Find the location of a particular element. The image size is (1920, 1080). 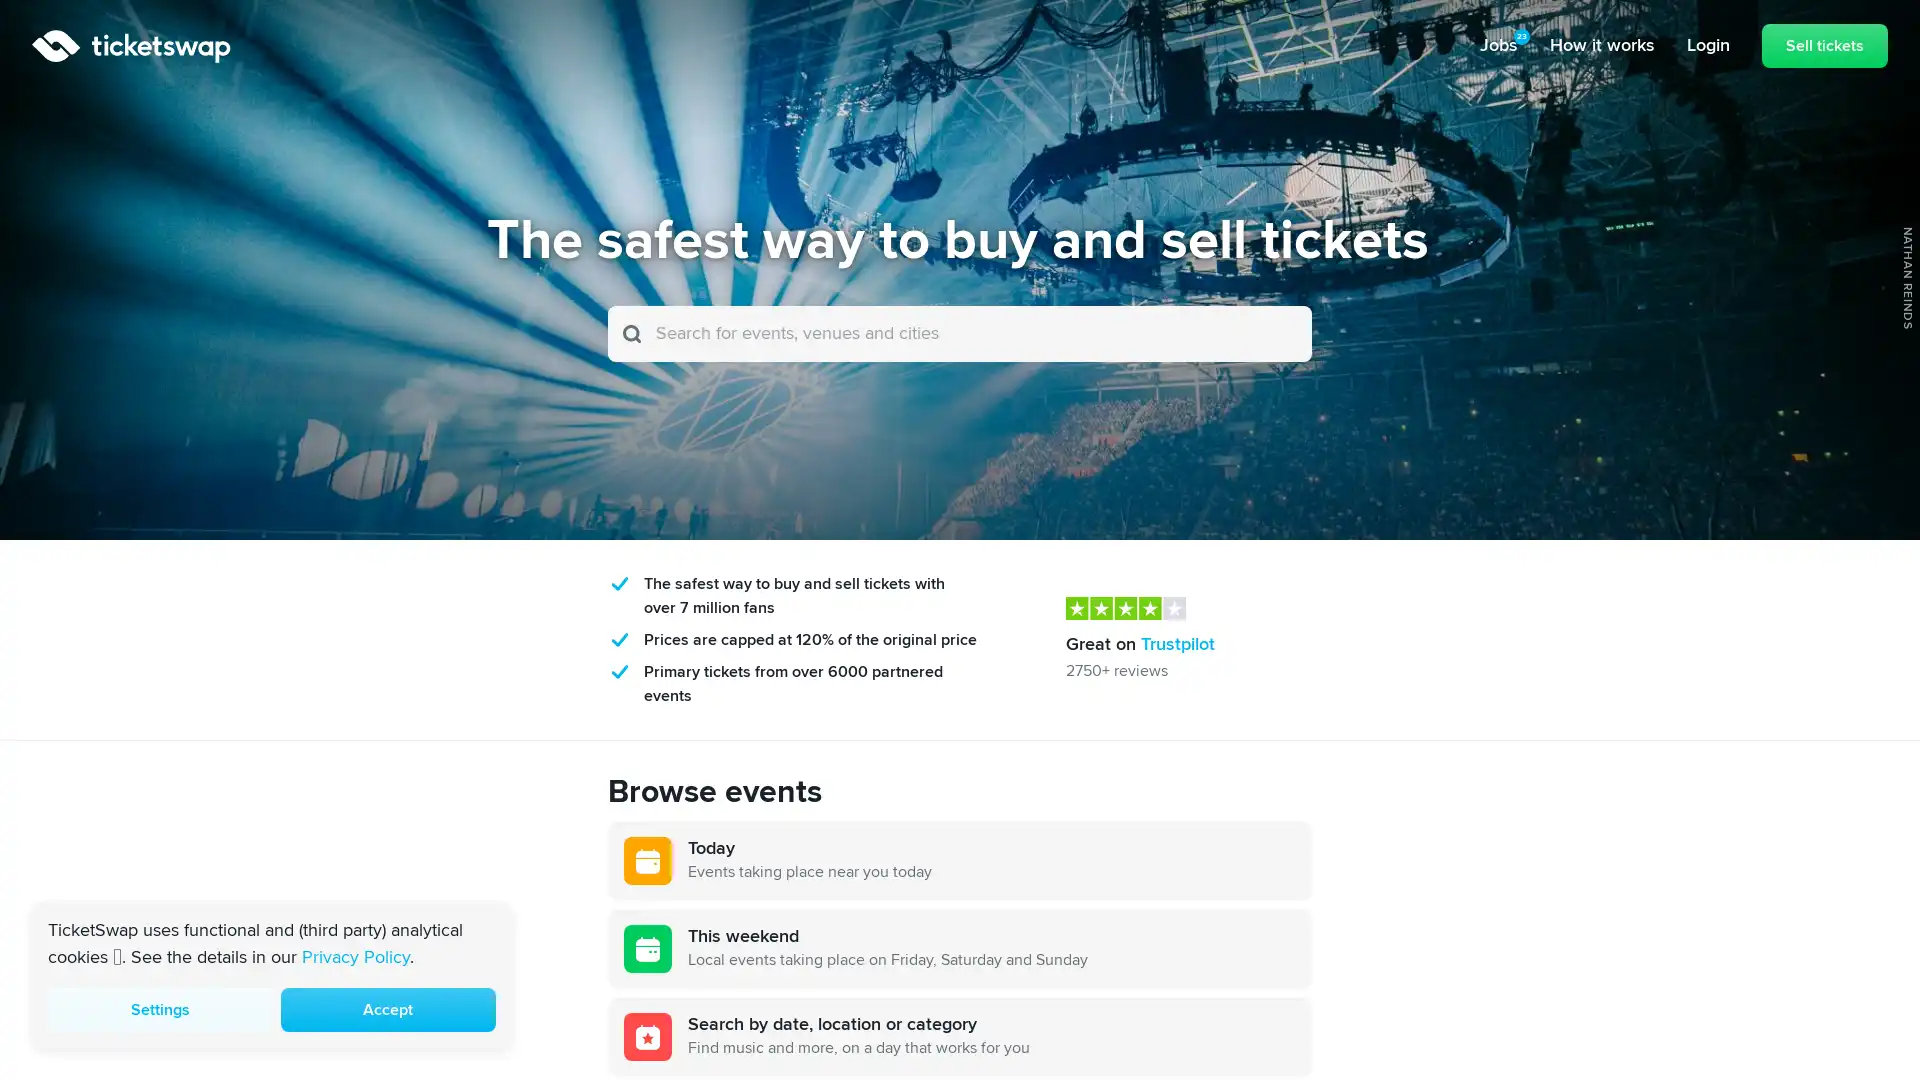

Accept is located at coordinates (388, 1010).